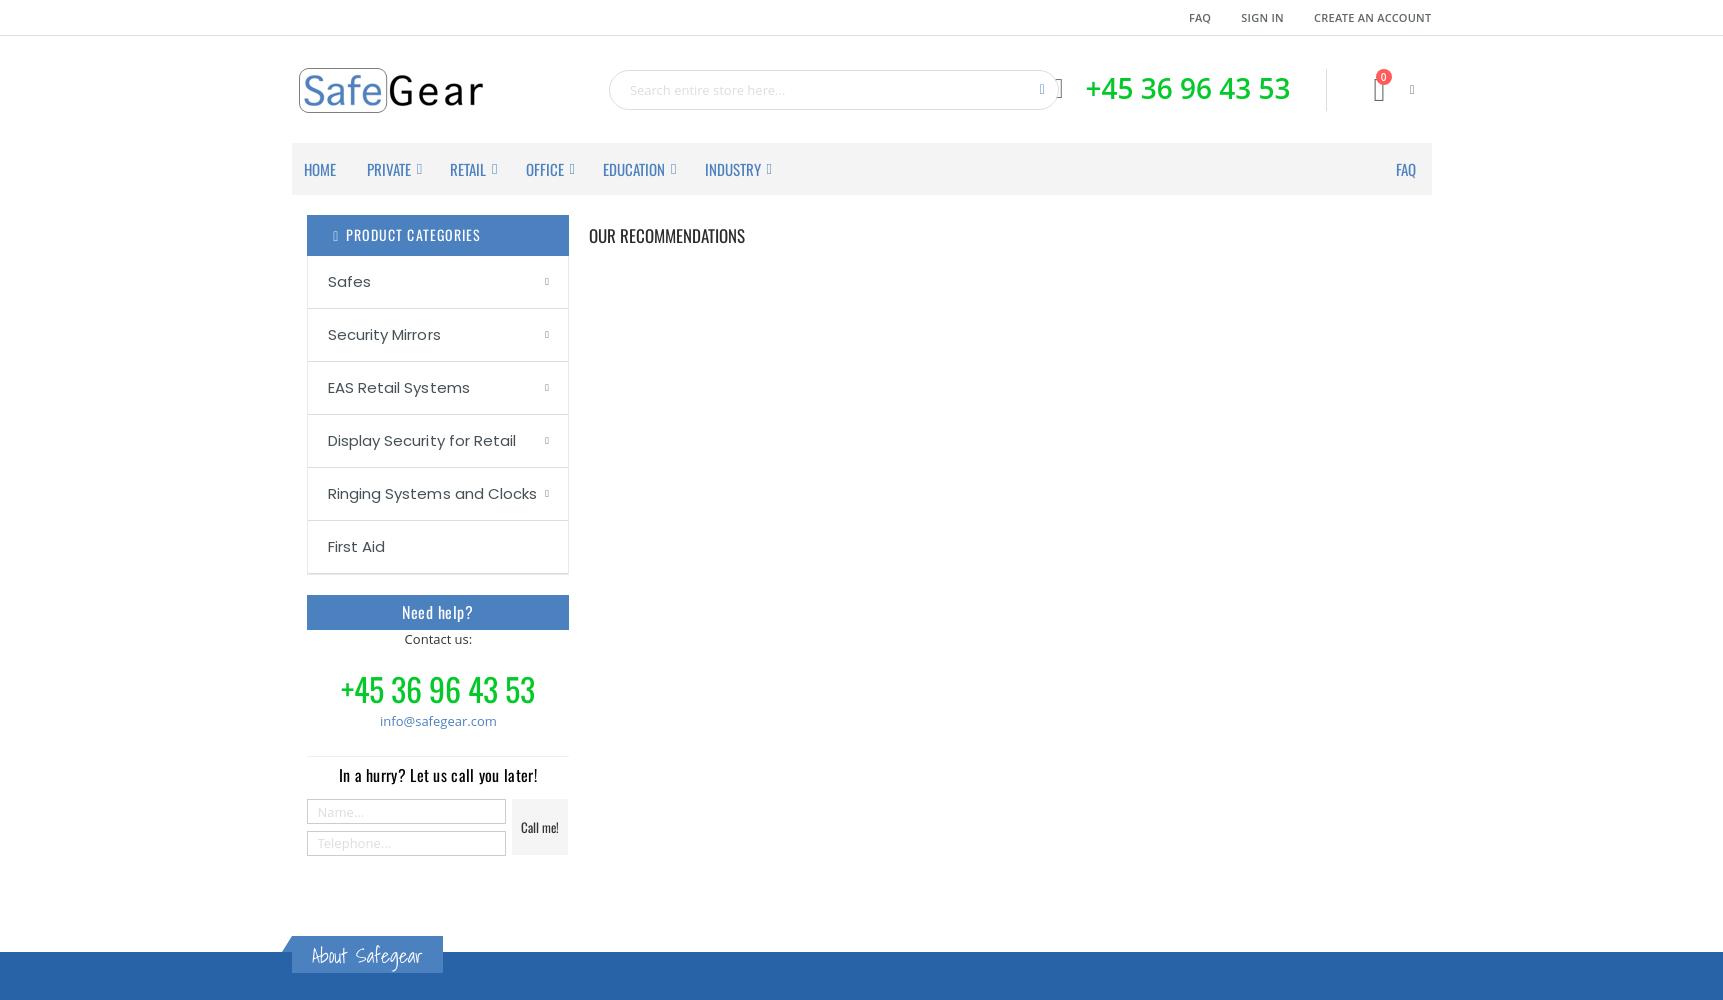 The image size is (1723, 1000). I want to click on 'Home', so click(318, 169).